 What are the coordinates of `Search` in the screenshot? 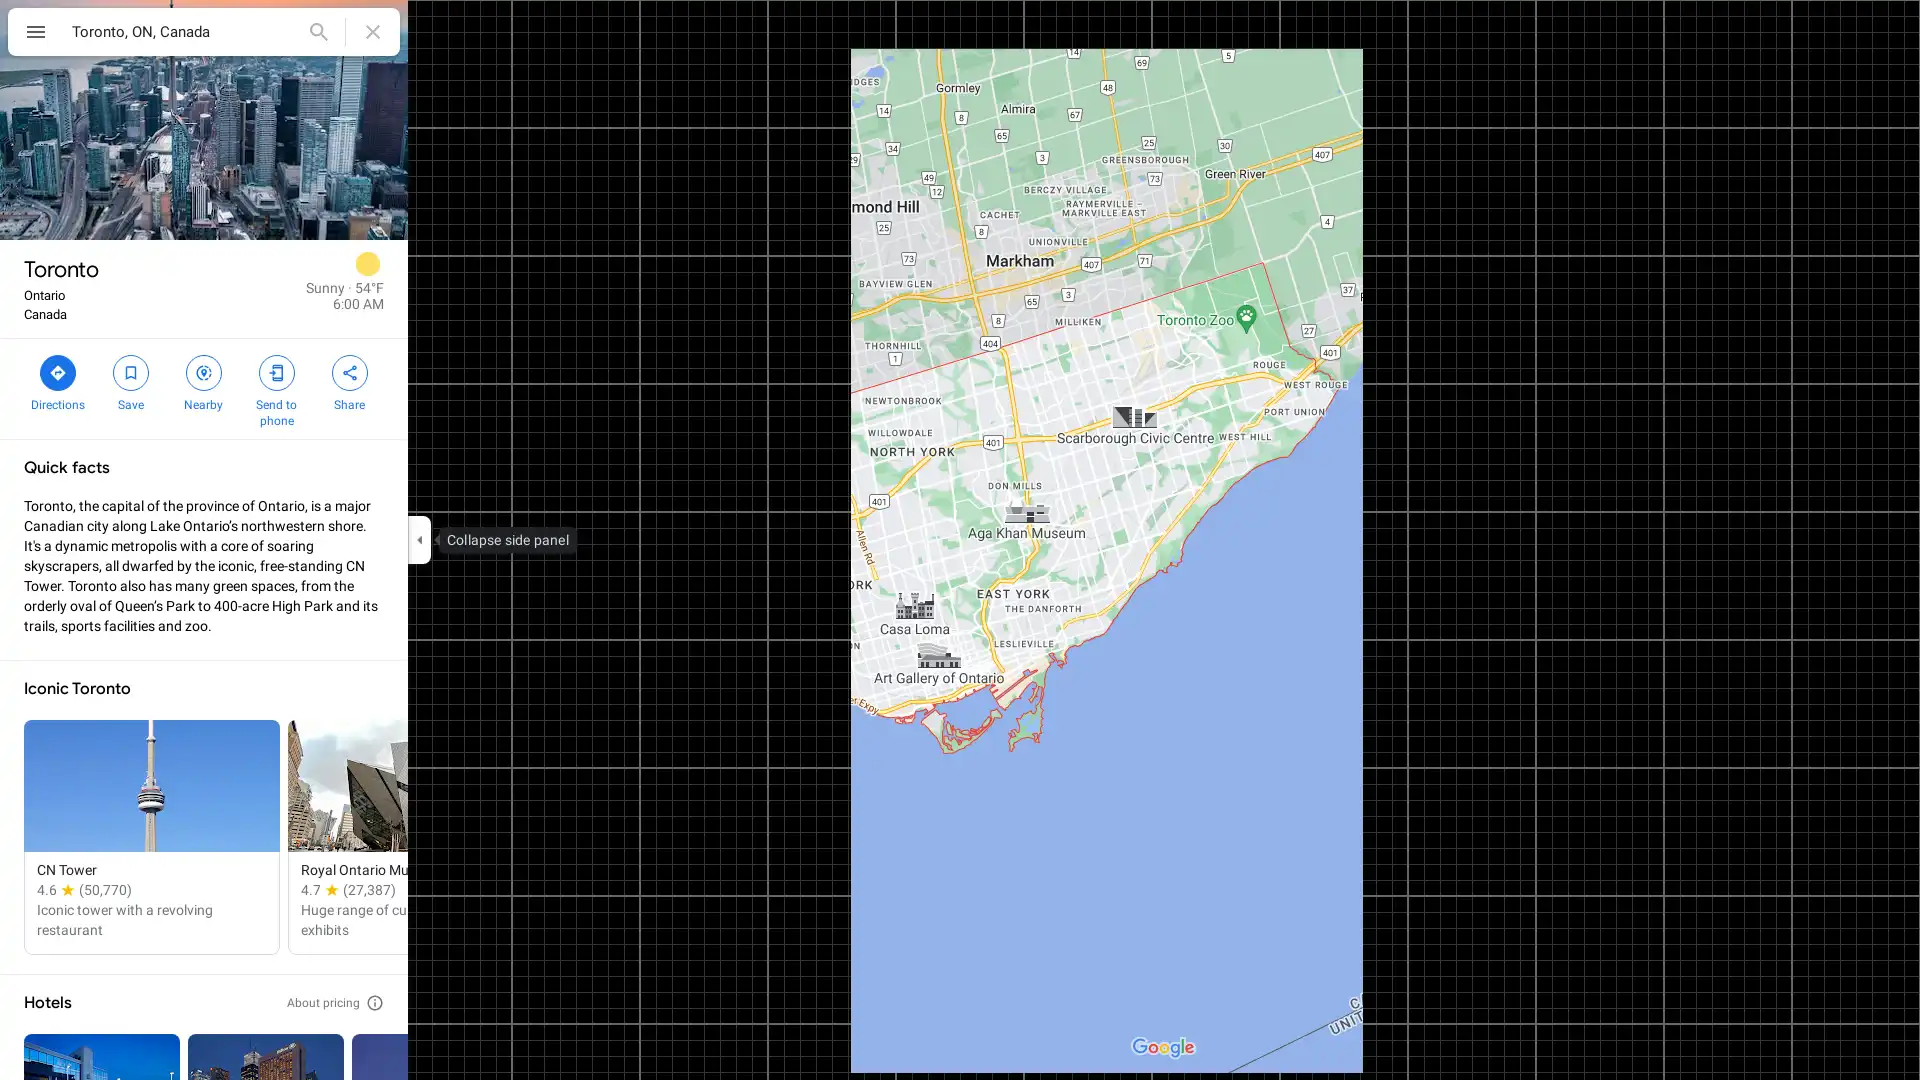 It's located at (317, 31).